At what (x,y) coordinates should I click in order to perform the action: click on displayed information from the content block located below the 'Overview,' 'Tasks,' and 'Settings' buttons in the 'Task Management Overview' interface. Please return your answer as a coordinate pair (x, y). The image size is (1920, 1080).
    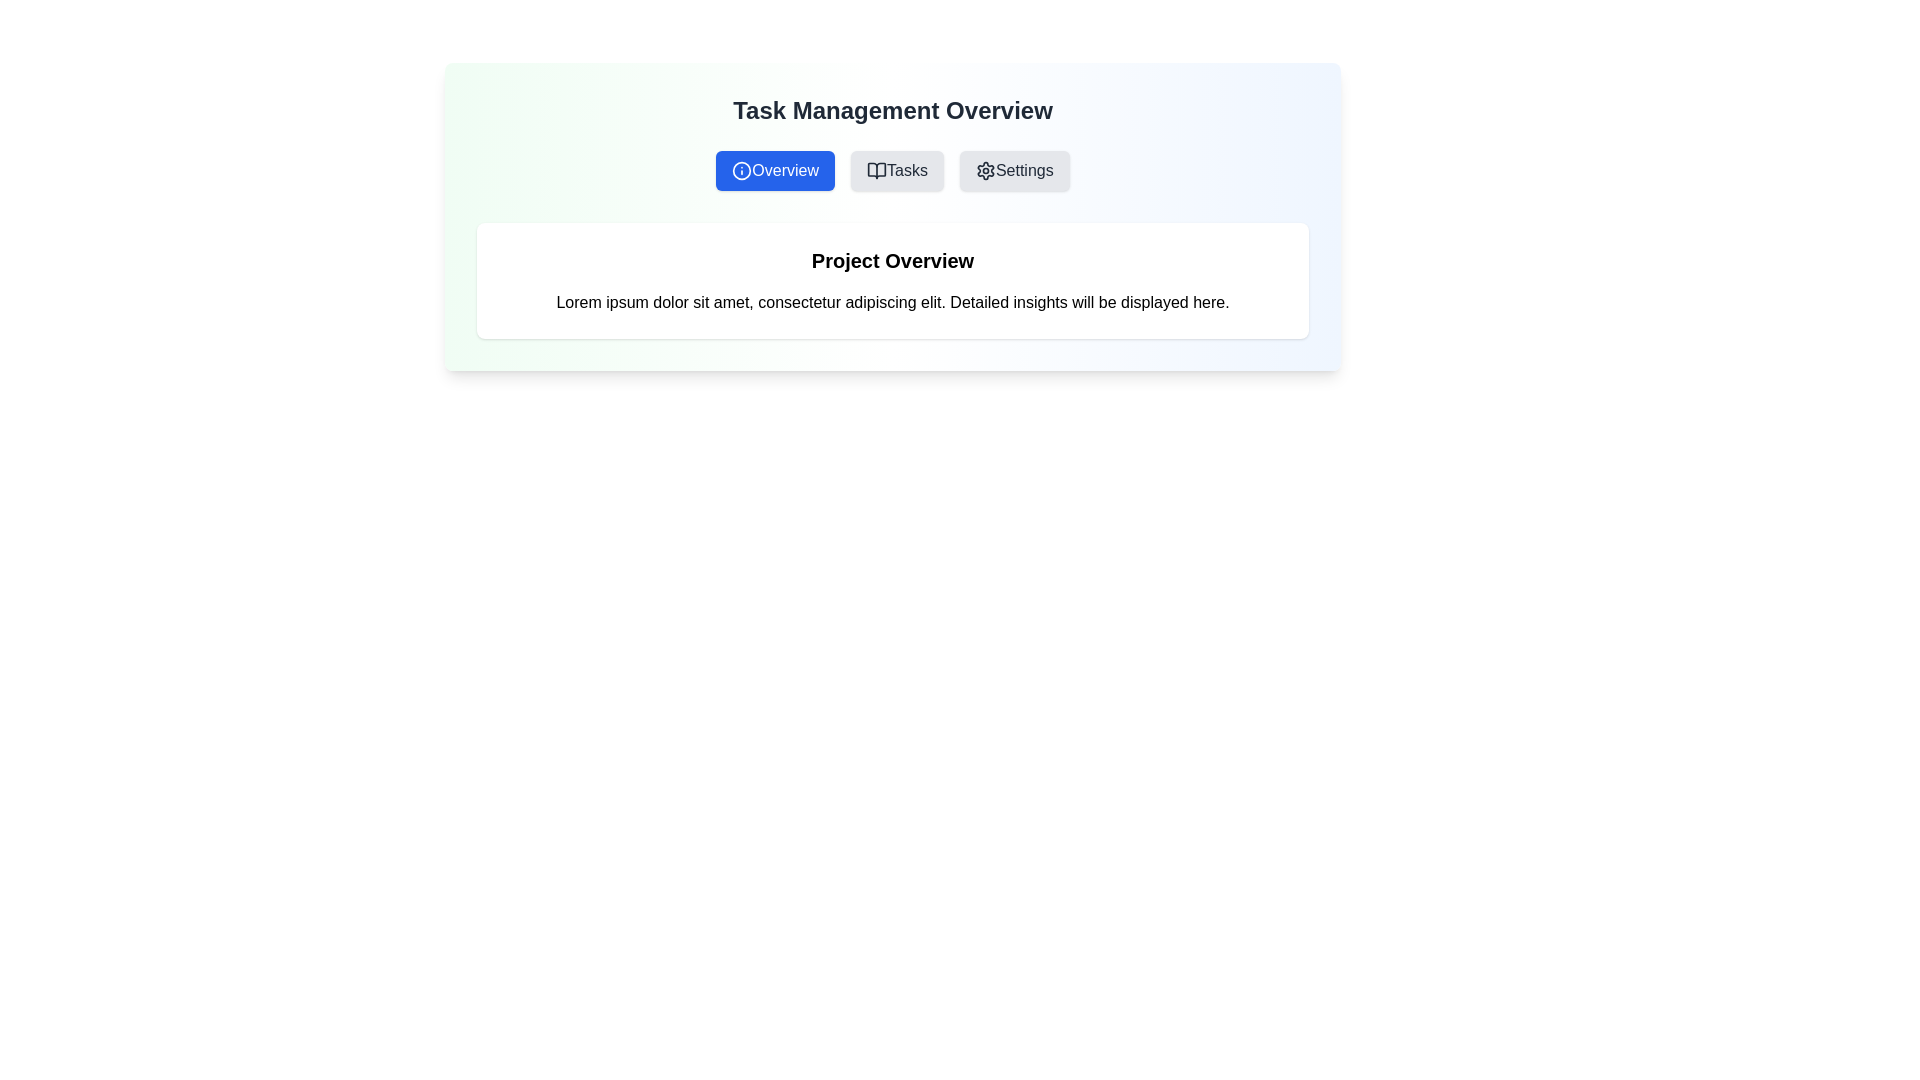
    Looking at the image, I should click on (891, 281).